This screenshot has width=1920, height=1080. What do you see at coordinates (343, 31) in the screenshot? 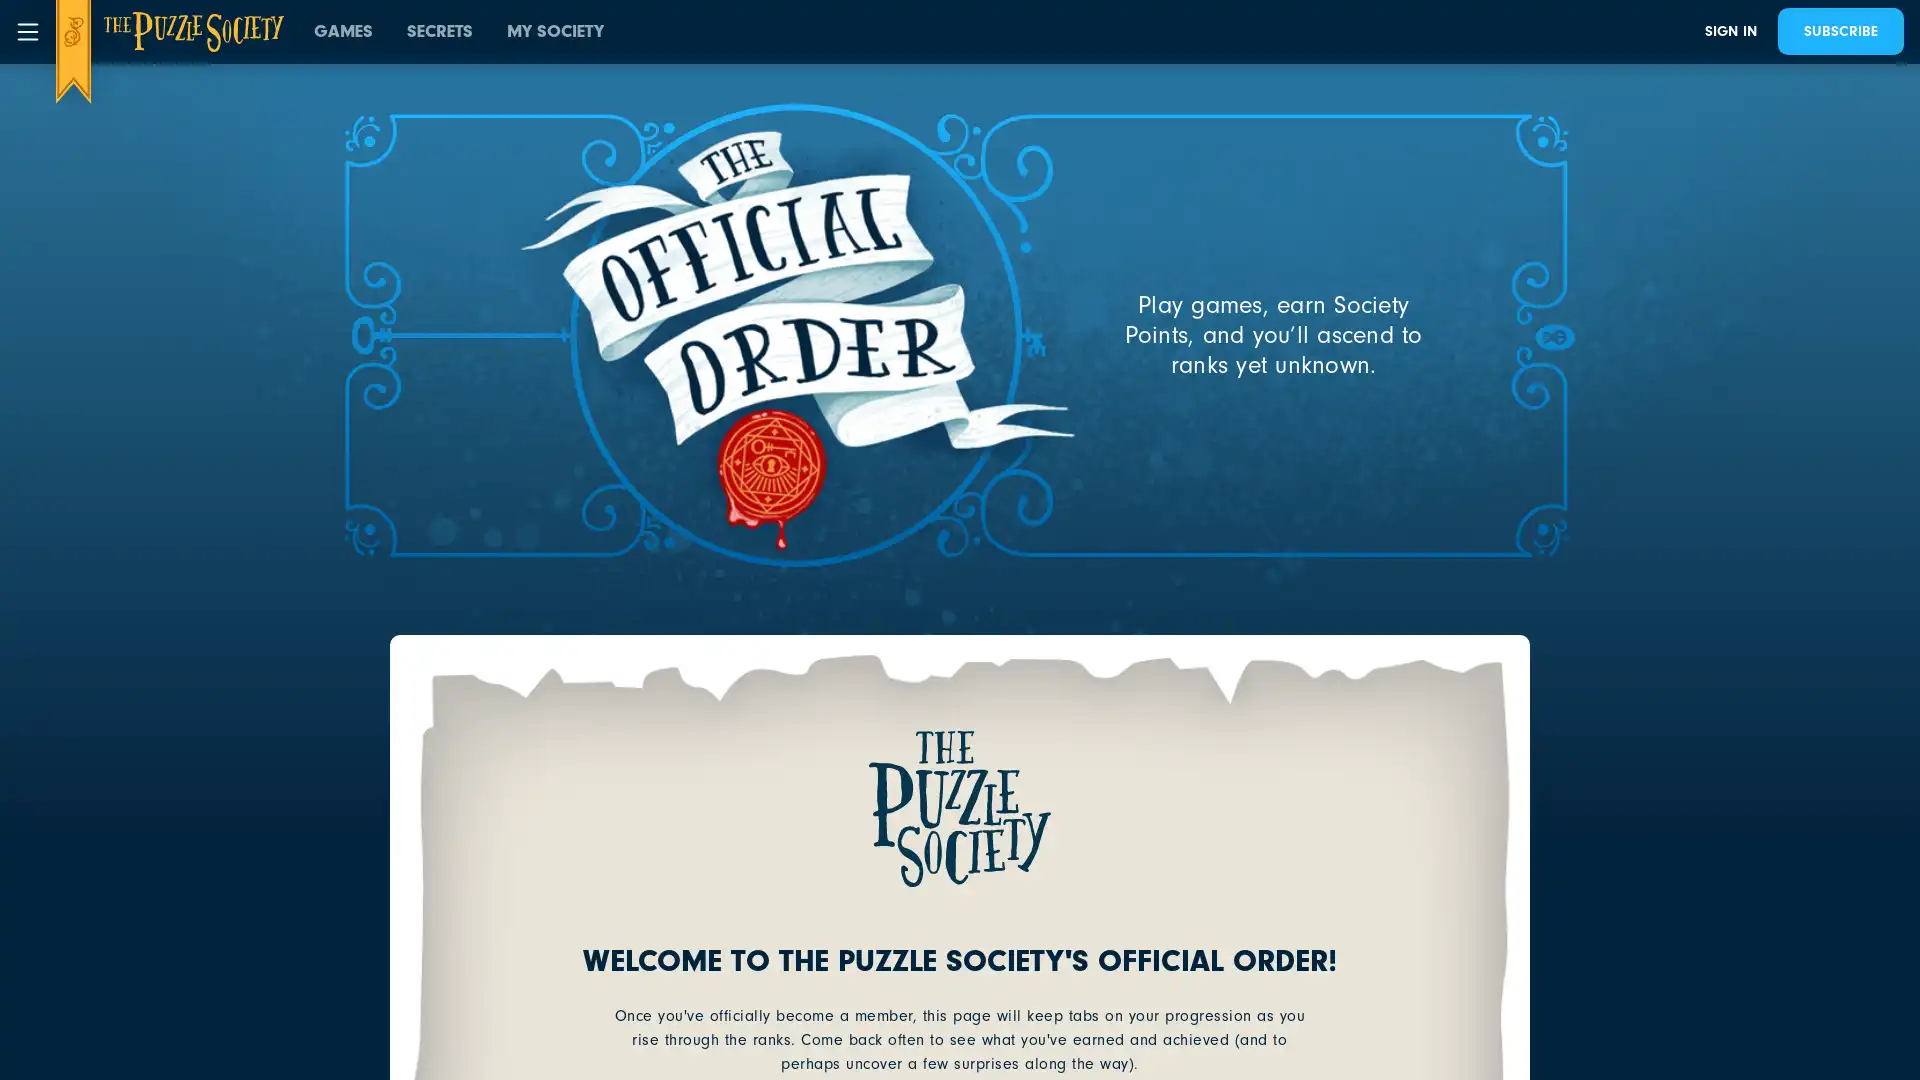
I see `GAMES` at bounding box center [343, 31].